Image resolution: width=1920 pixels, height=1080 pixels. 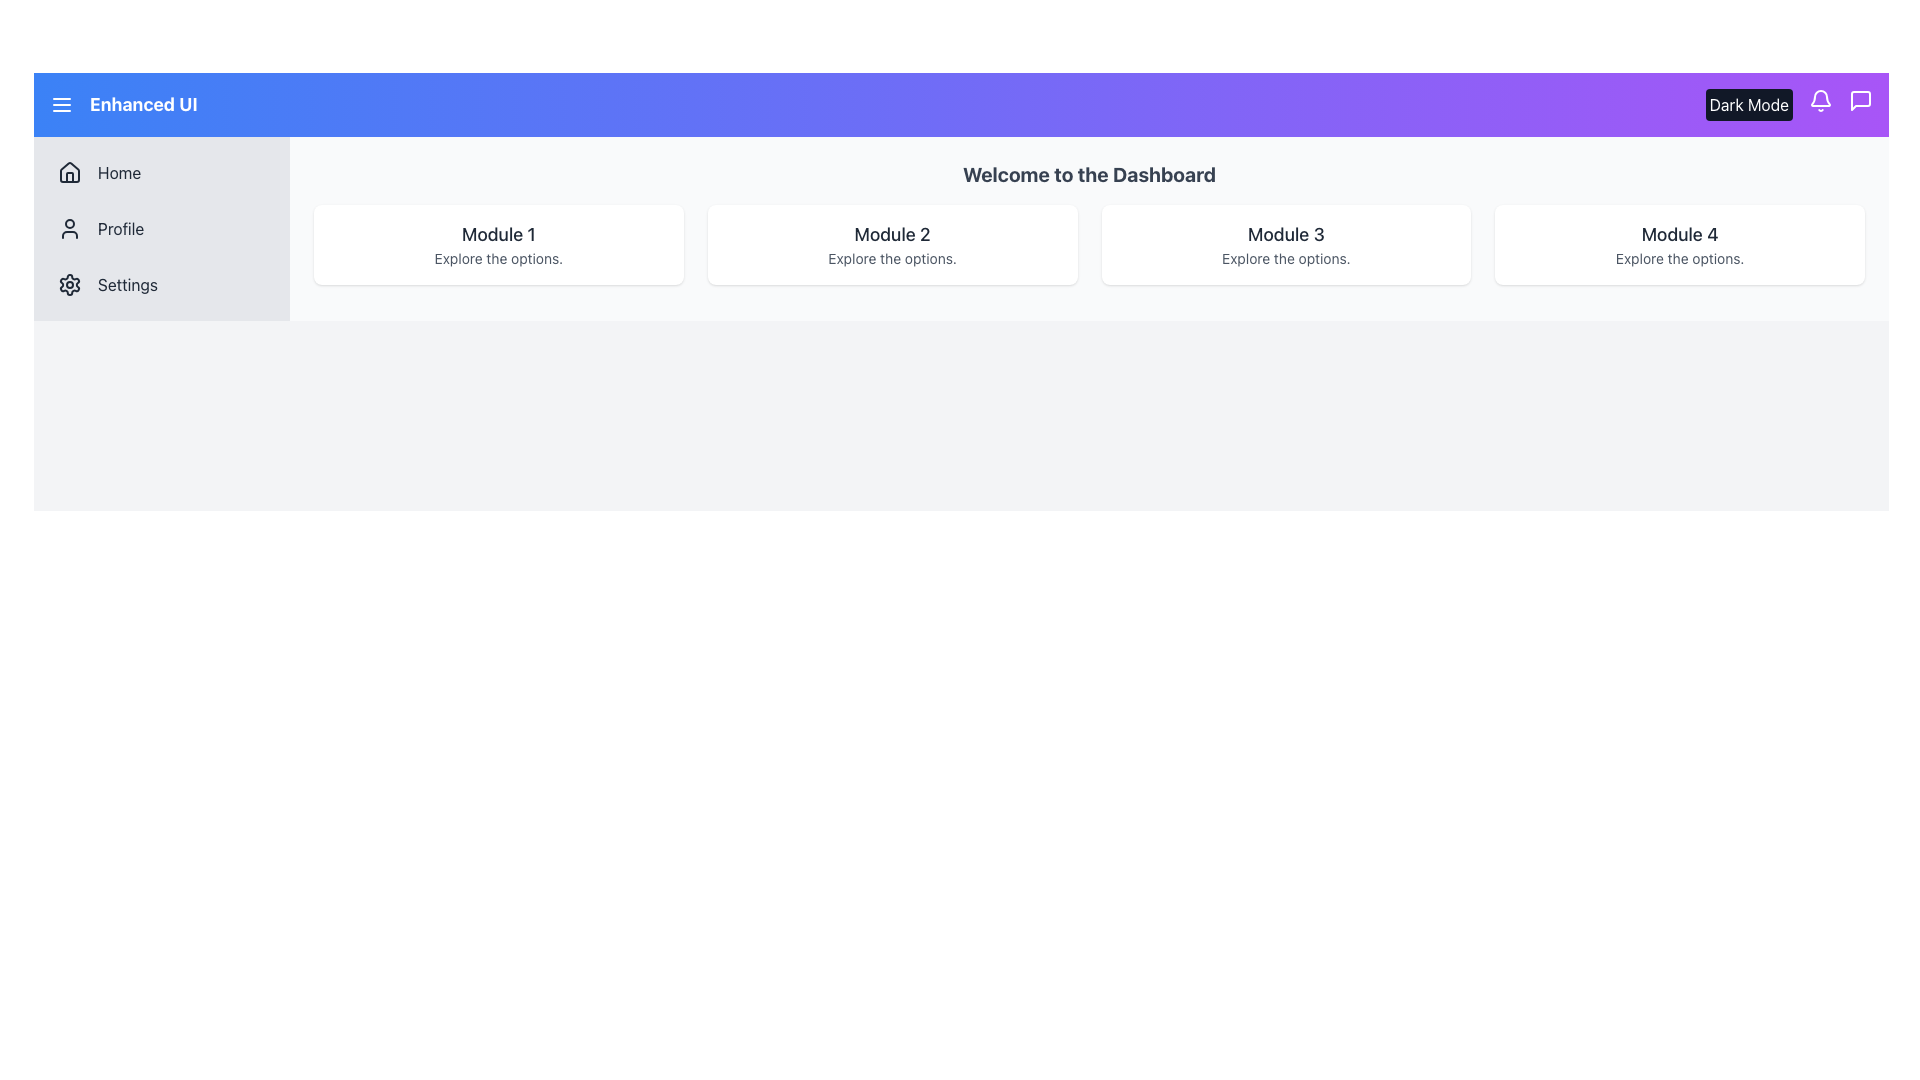 What do you see at coordinates (62, 104) in the screenshot?
I see `the menu toggle button located to the left of the text 'Enhanced UI' in the top navigation bar` at bounding box center [62, 104].